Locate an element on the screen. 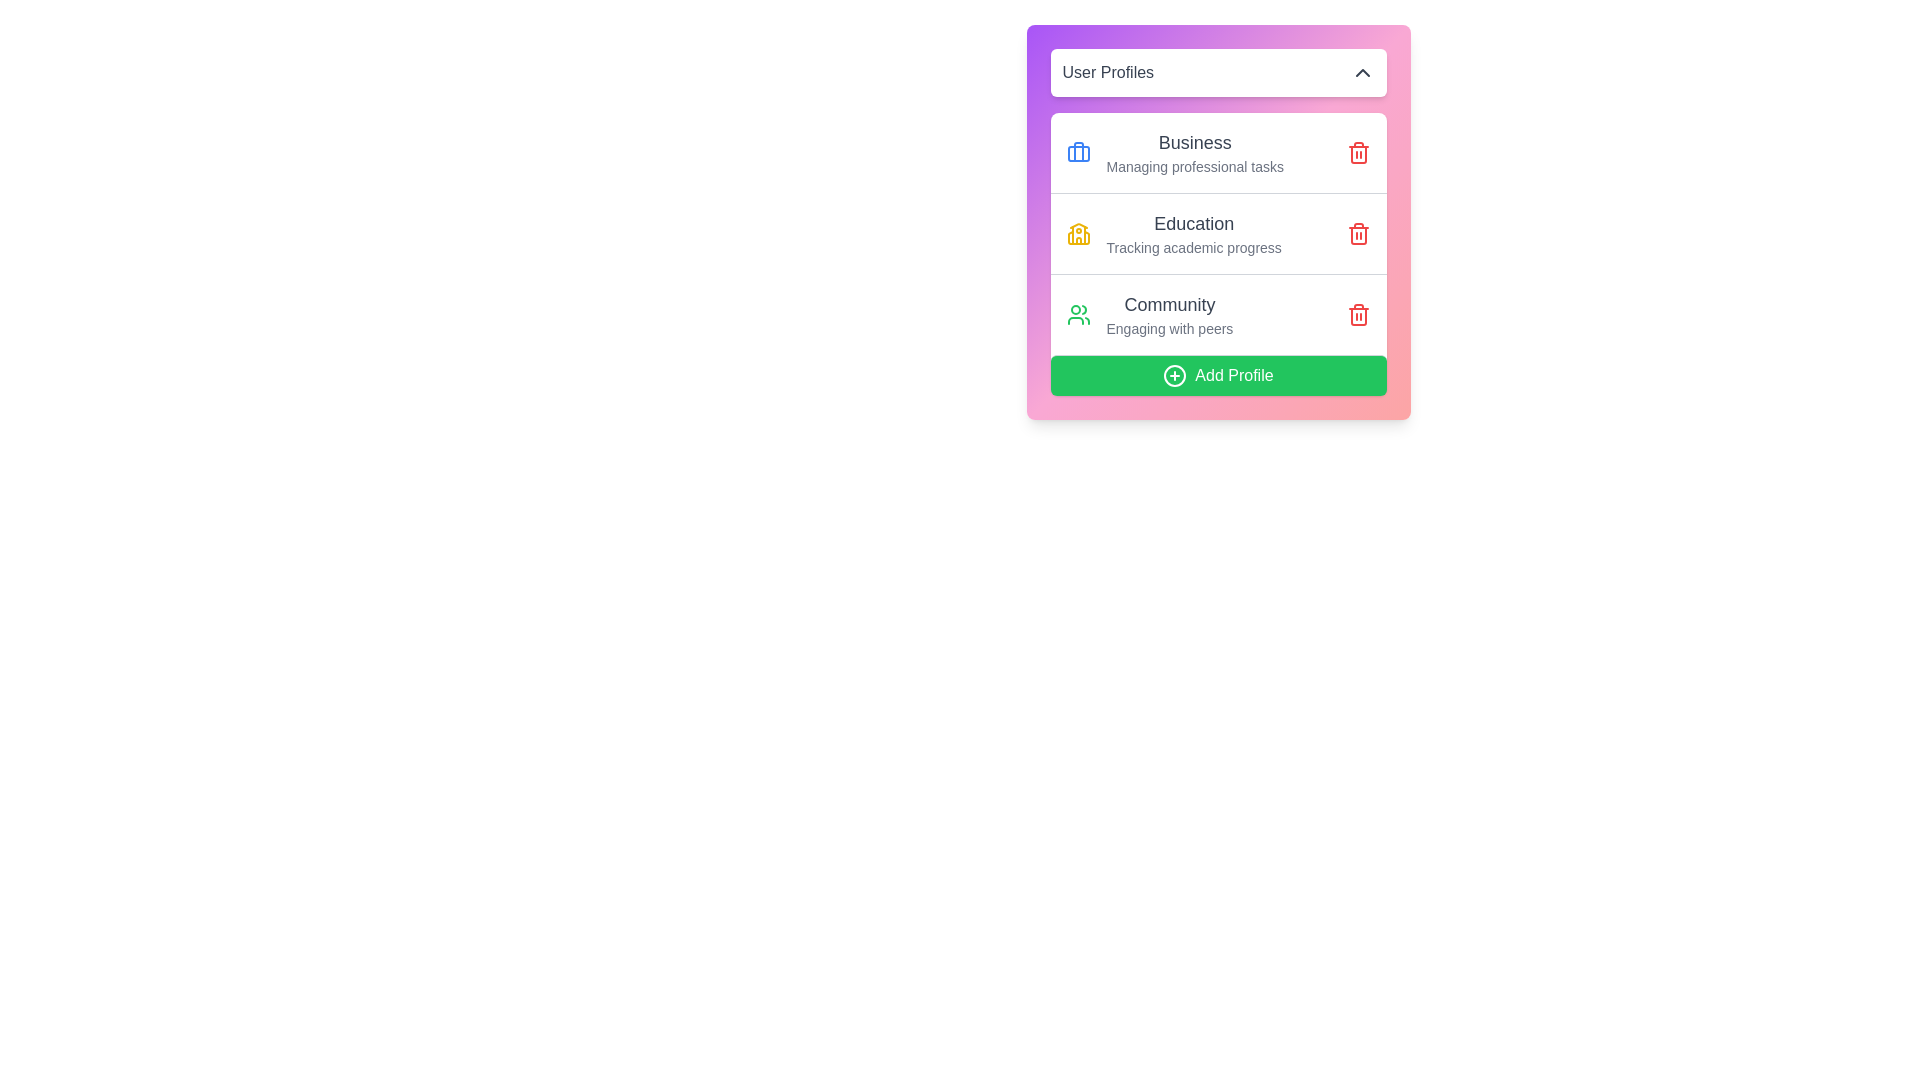 This screenshot has width=1920, height=1080. the circular icon with a plus sign in the center, which is styled with a green background and white line art is located at coordinates (1175, 375).